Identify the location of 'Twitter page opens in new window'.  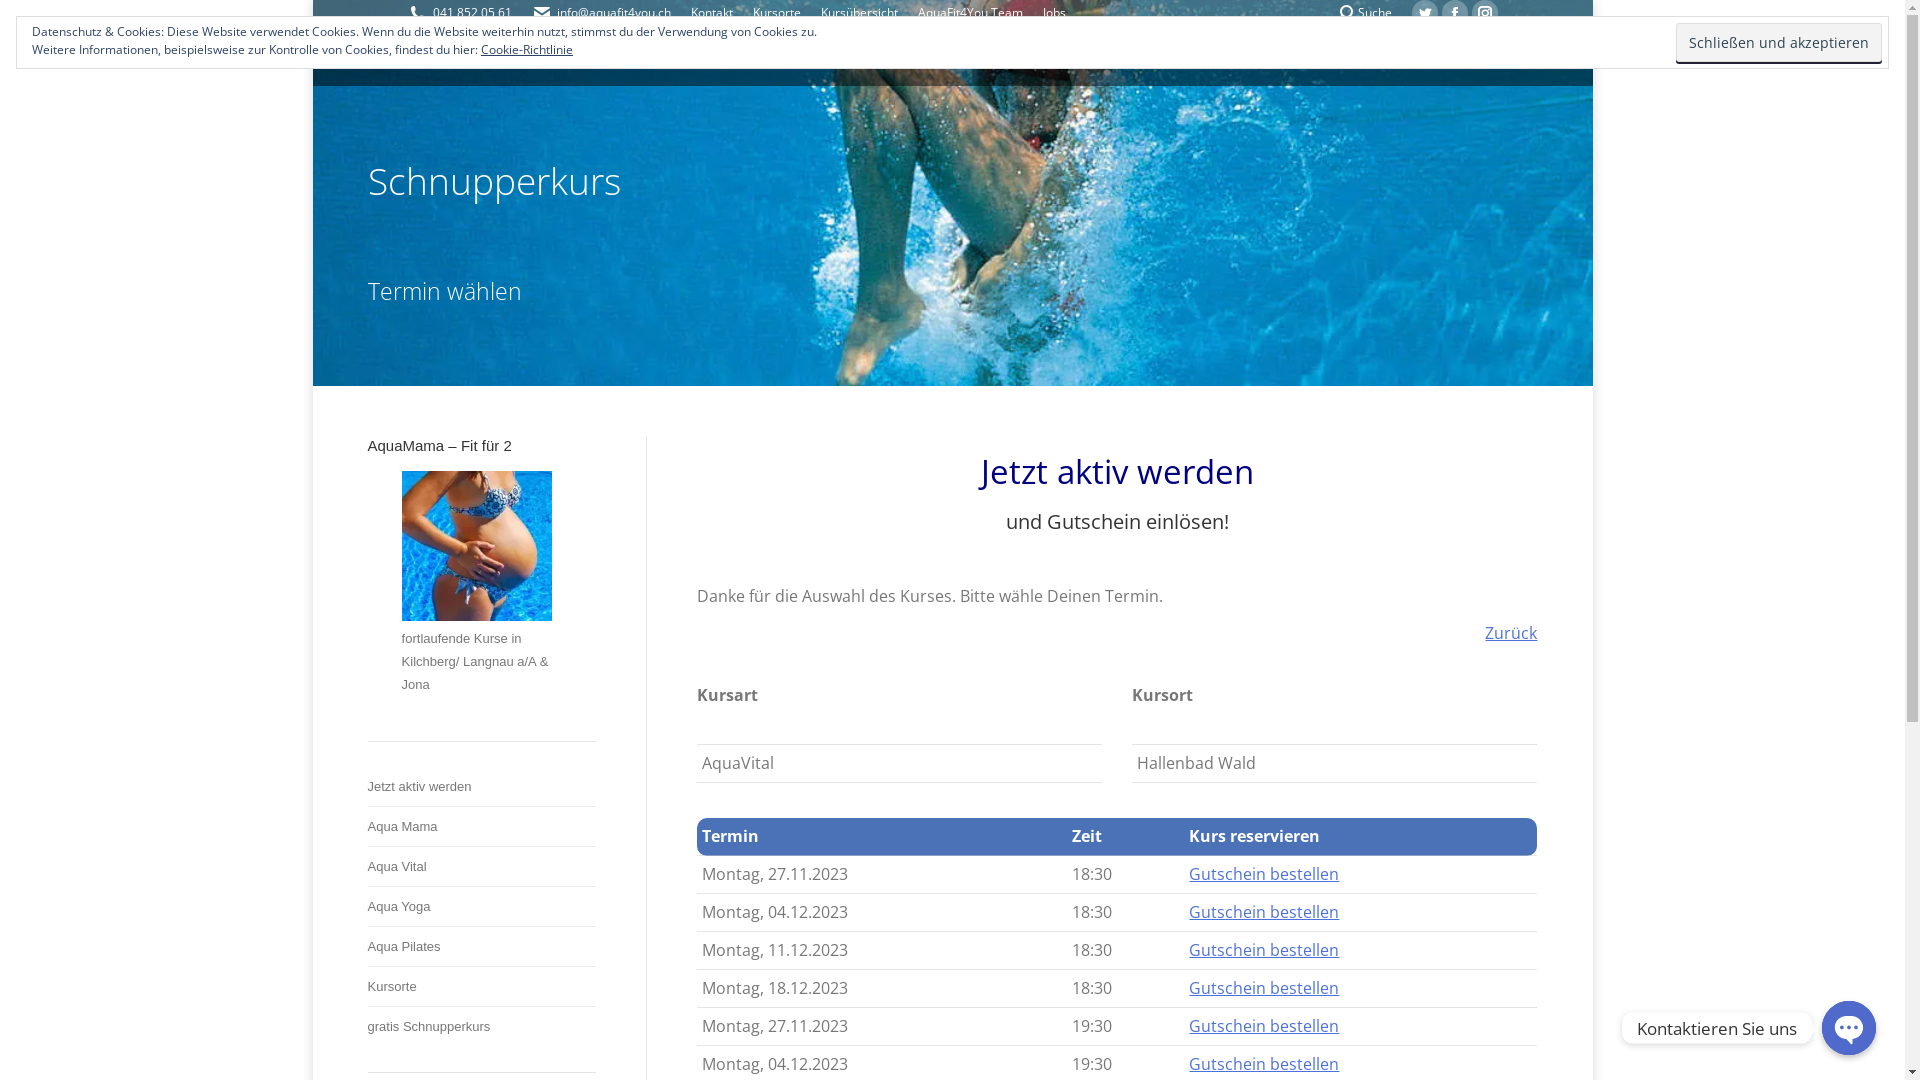
(1424, 12).